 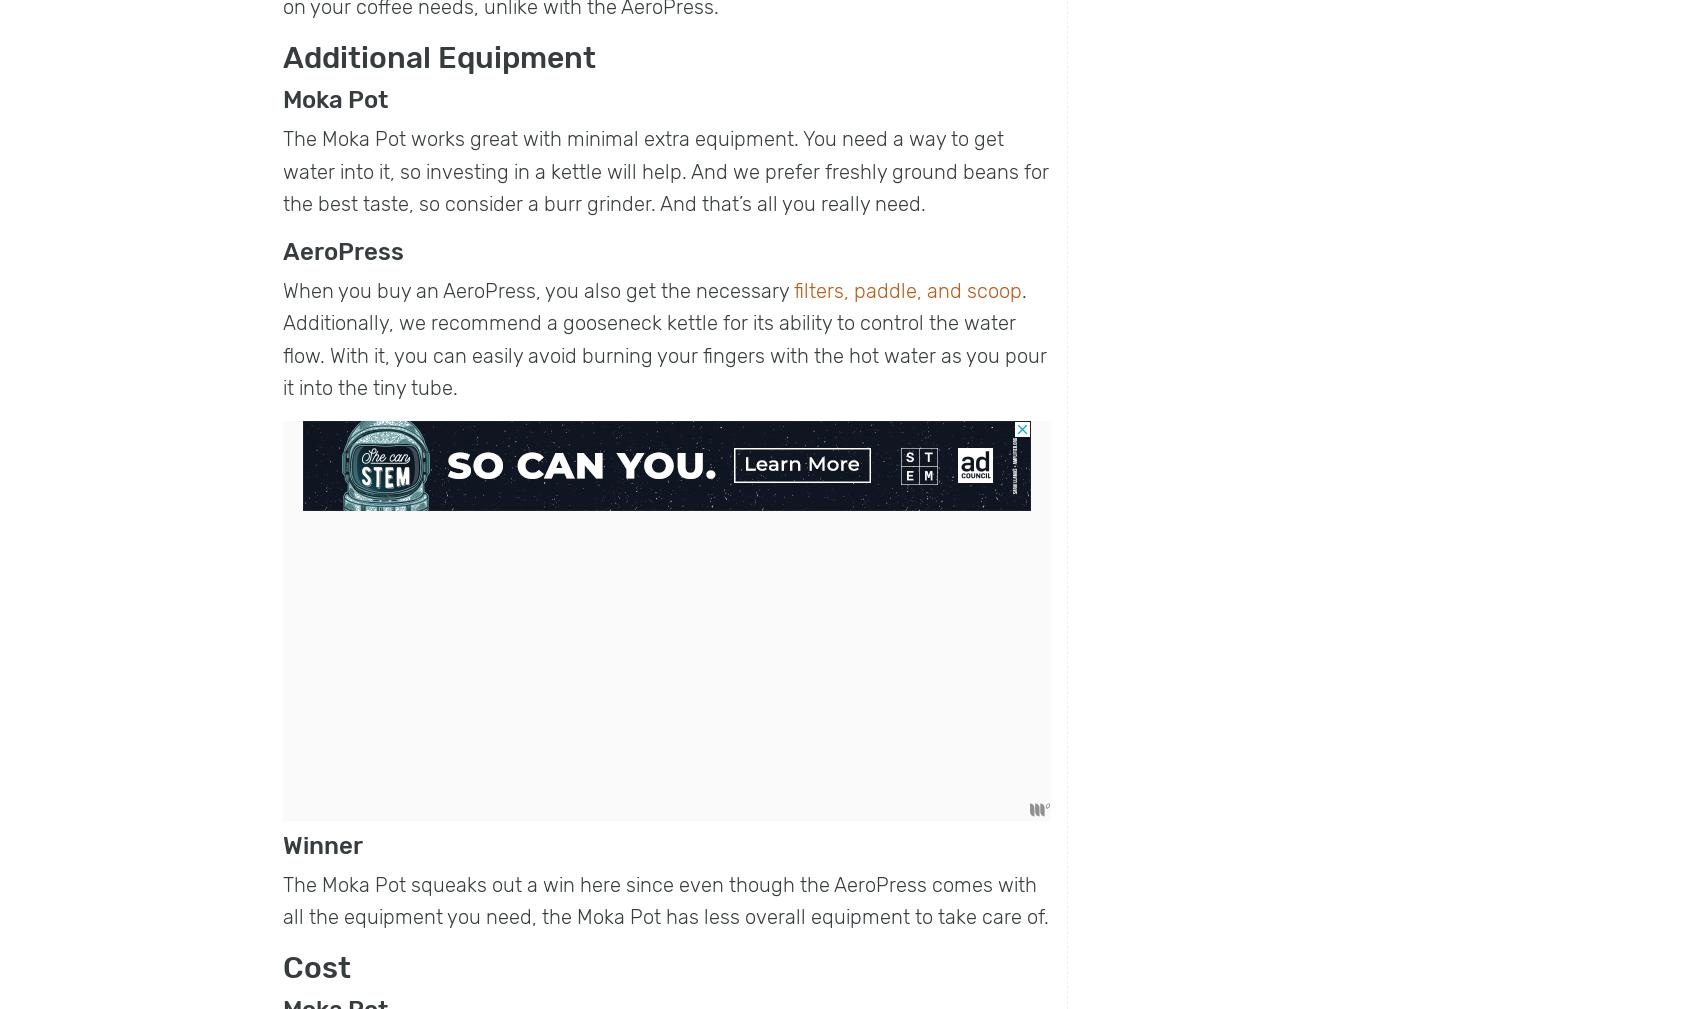 What do you see at coordinates (907, 288) in the screenshot?
I see `'filters, paddle, and scoop'` at bounding box center [907, 288].